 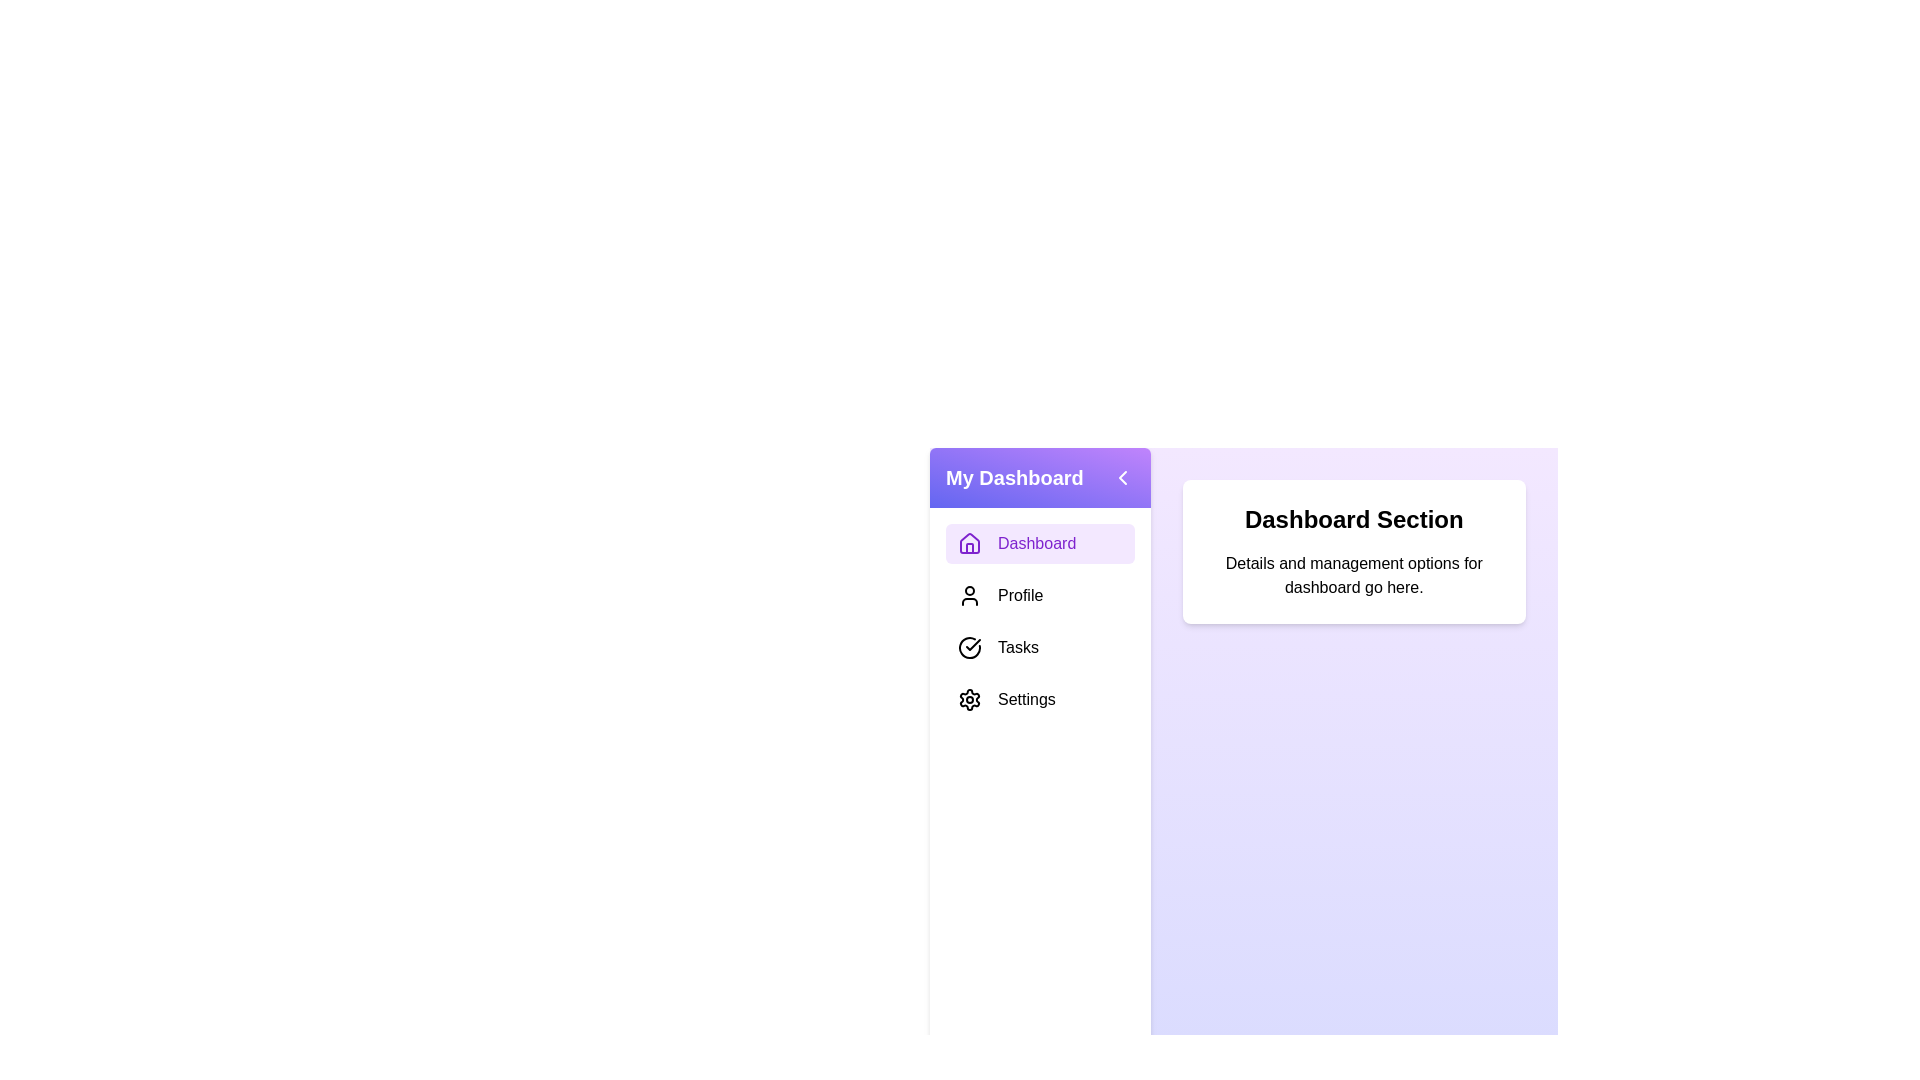 What do you see at coordinates (1037, 543) in the screenshot?
I see `the 'Dashboard' text label, which is styled with purple text and aligned next to the home icon in the vertical navigation menu` at bounding box center [1037, 543].